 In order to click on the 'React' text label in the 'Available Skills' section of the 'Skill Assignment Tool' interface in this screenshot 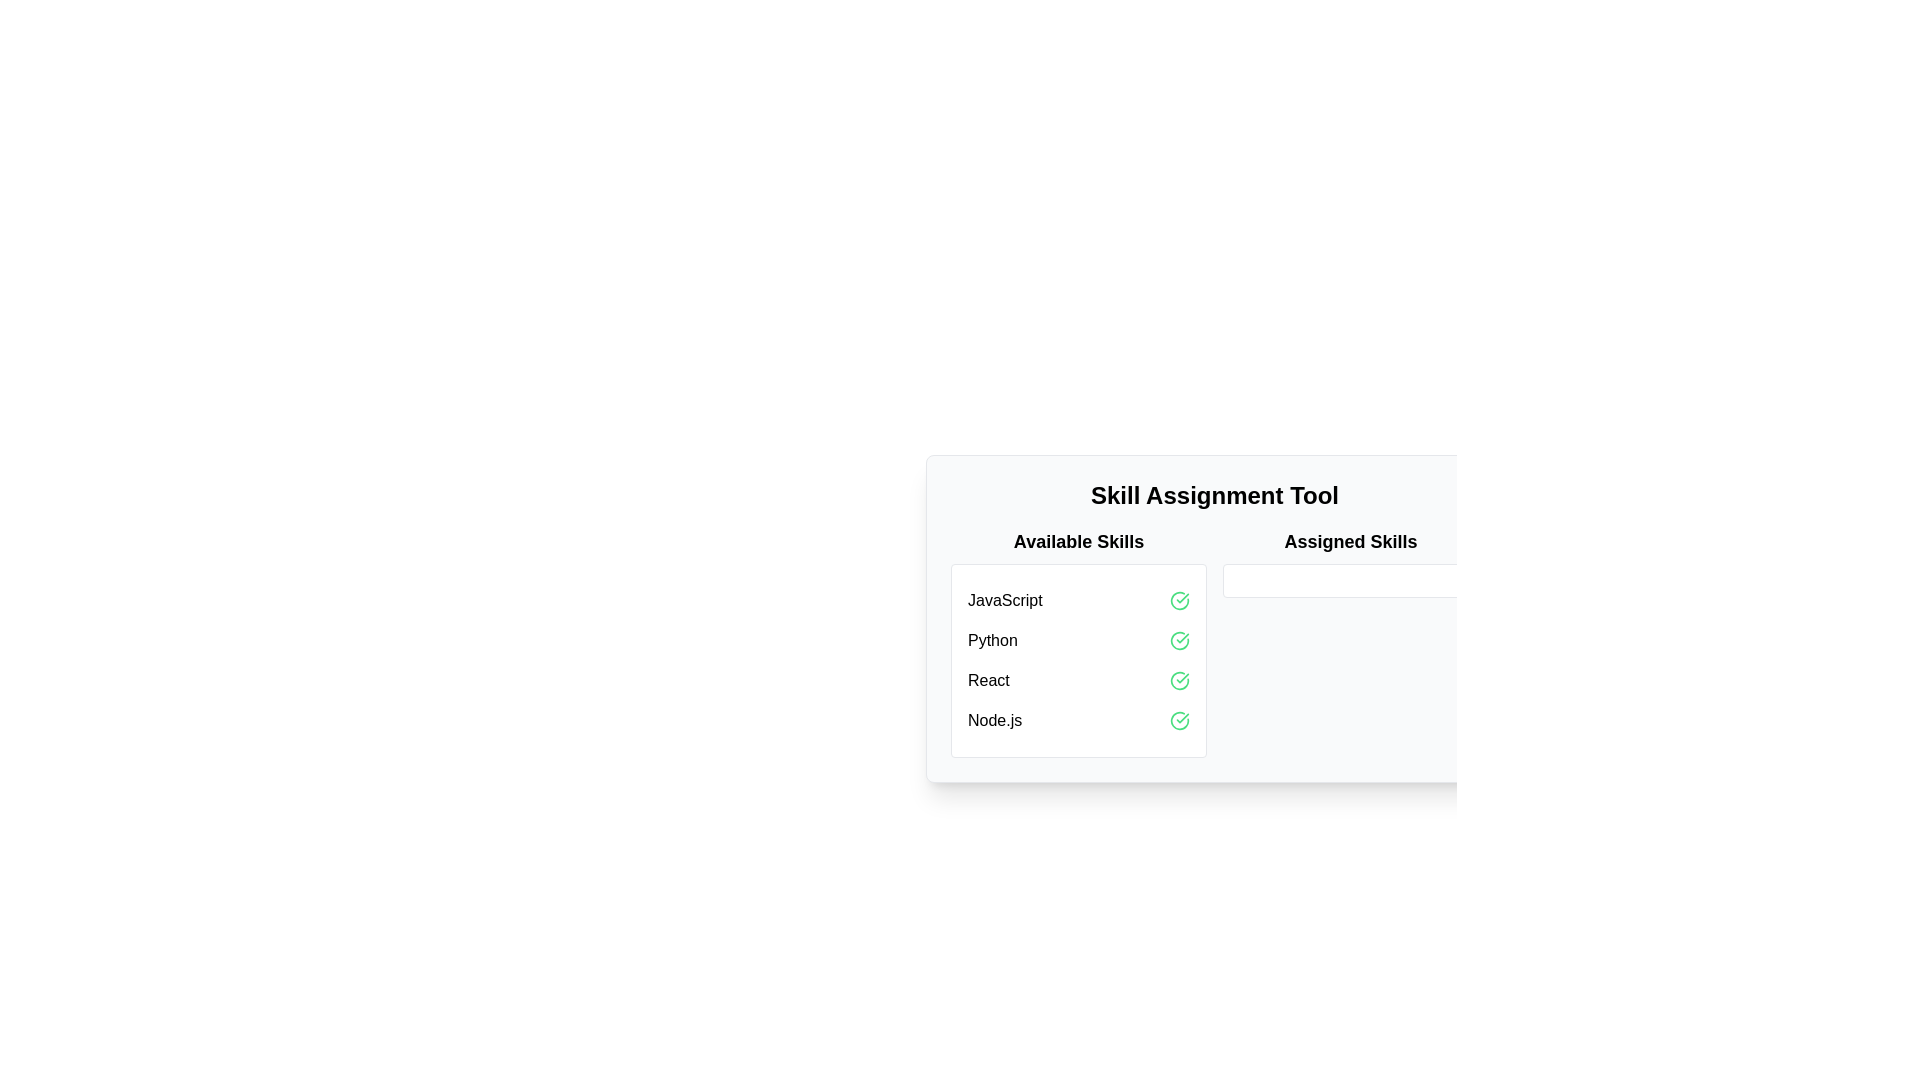, I will do `click(988, 680)`.